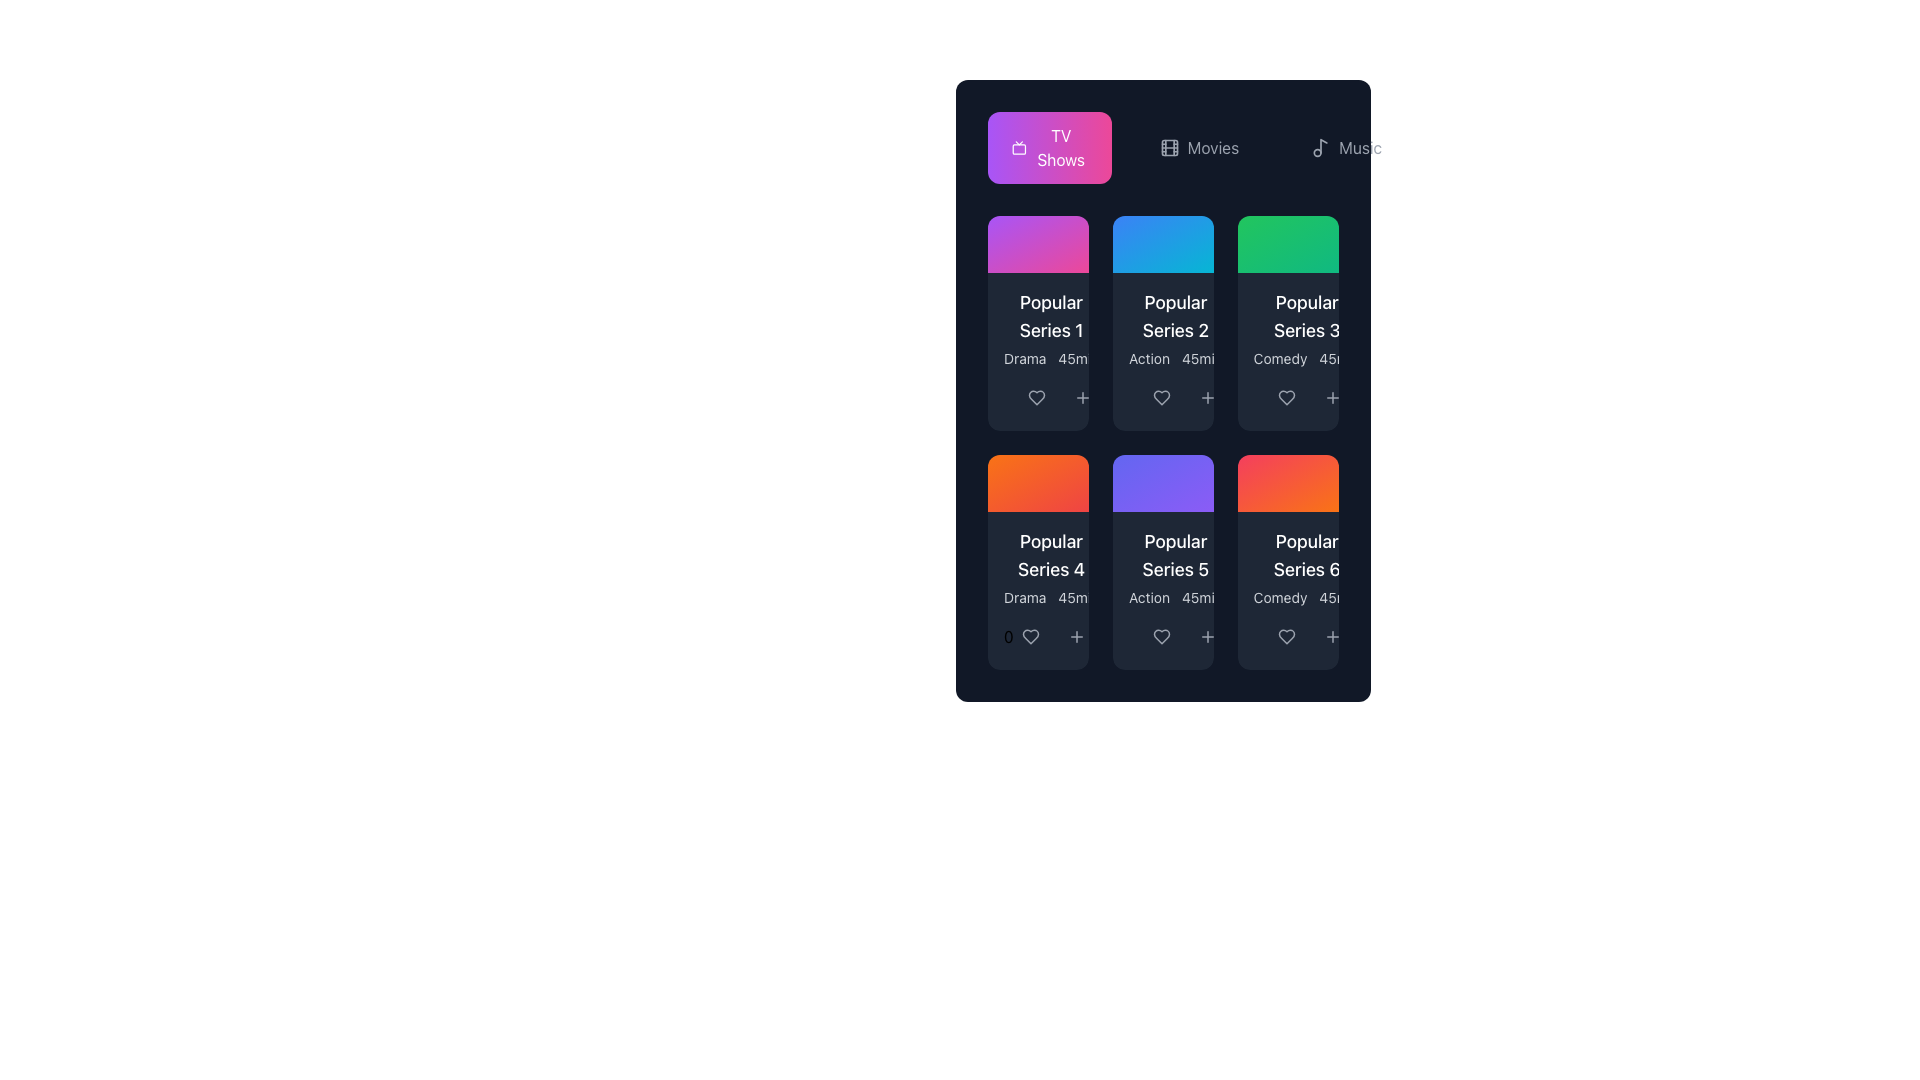 This screenshot has height=1080, width=1920. What do you see at coordinates (1038, 567) in the screenshot?
I see `the fourth TextLabel` at bounding box center [1038, 567].